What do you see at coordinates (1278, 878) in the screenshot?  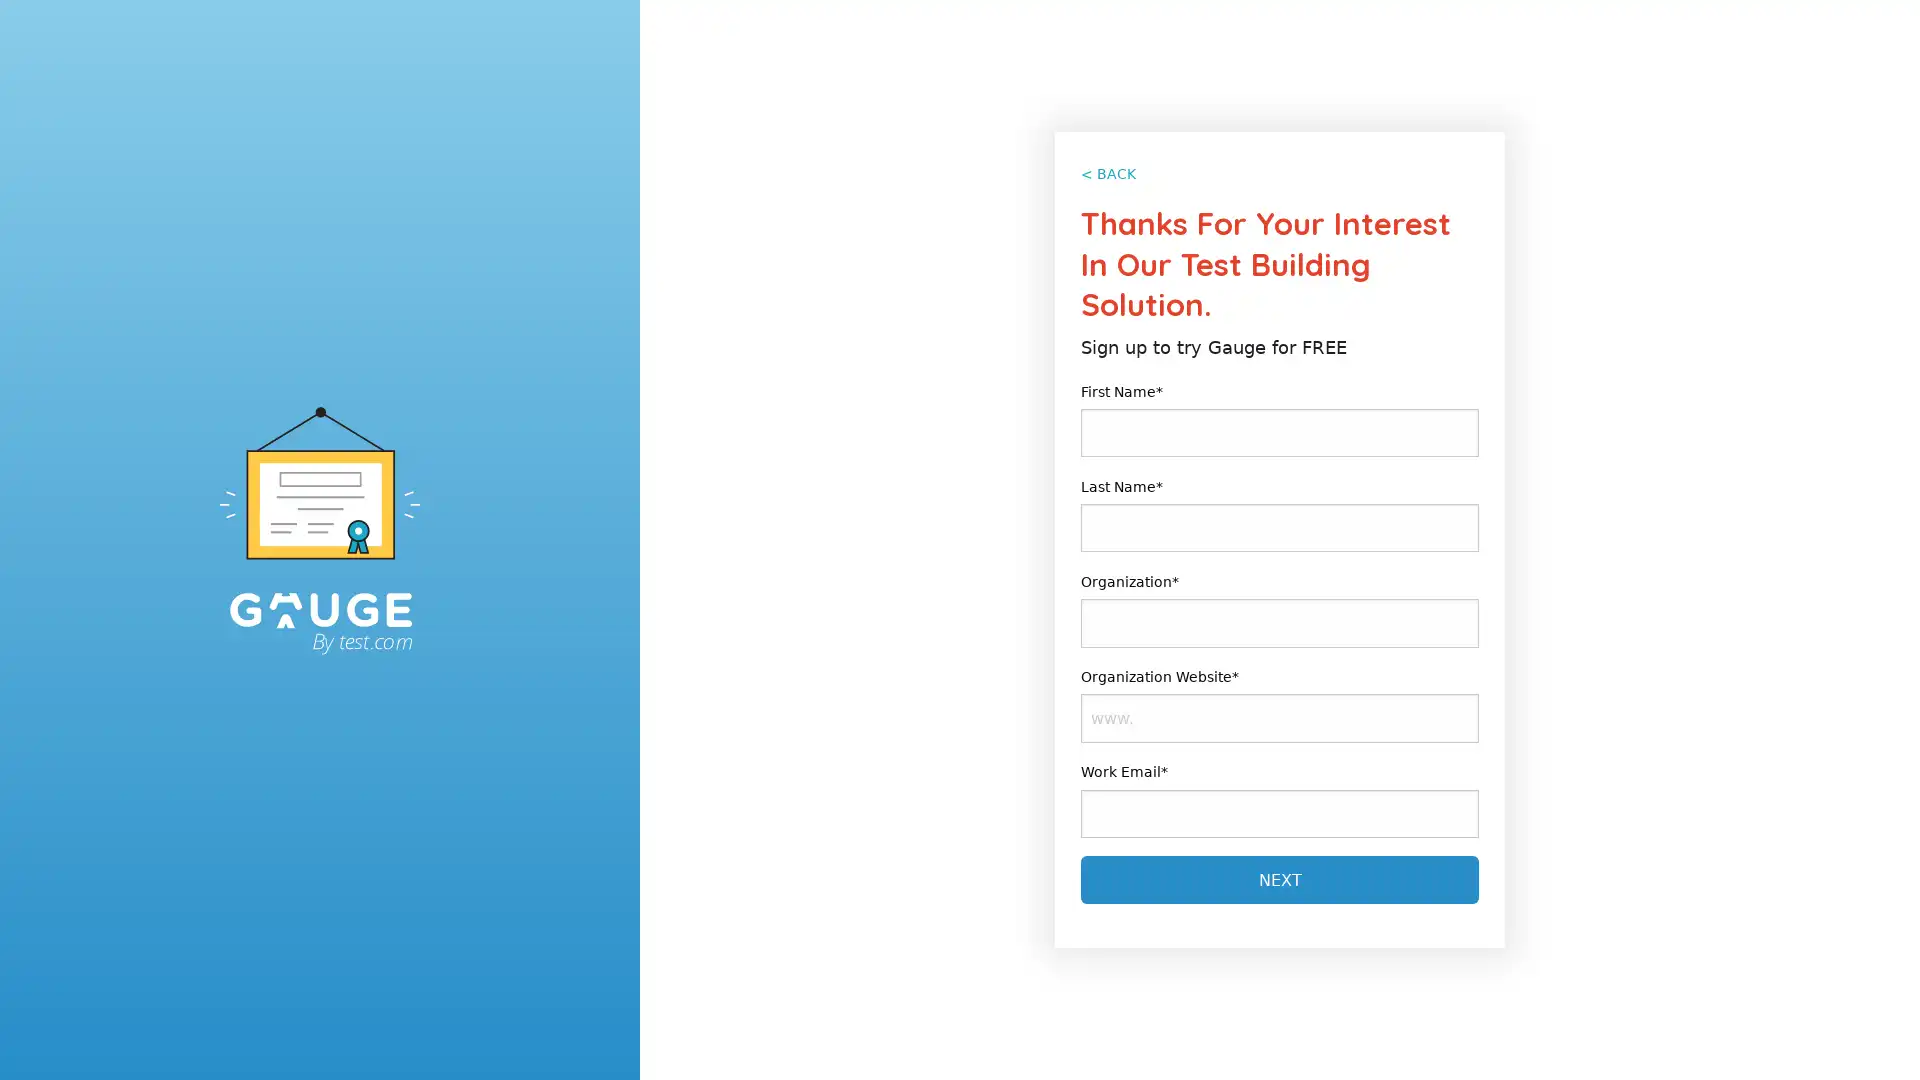 I see `Next` at bounding box center [1278, 878].